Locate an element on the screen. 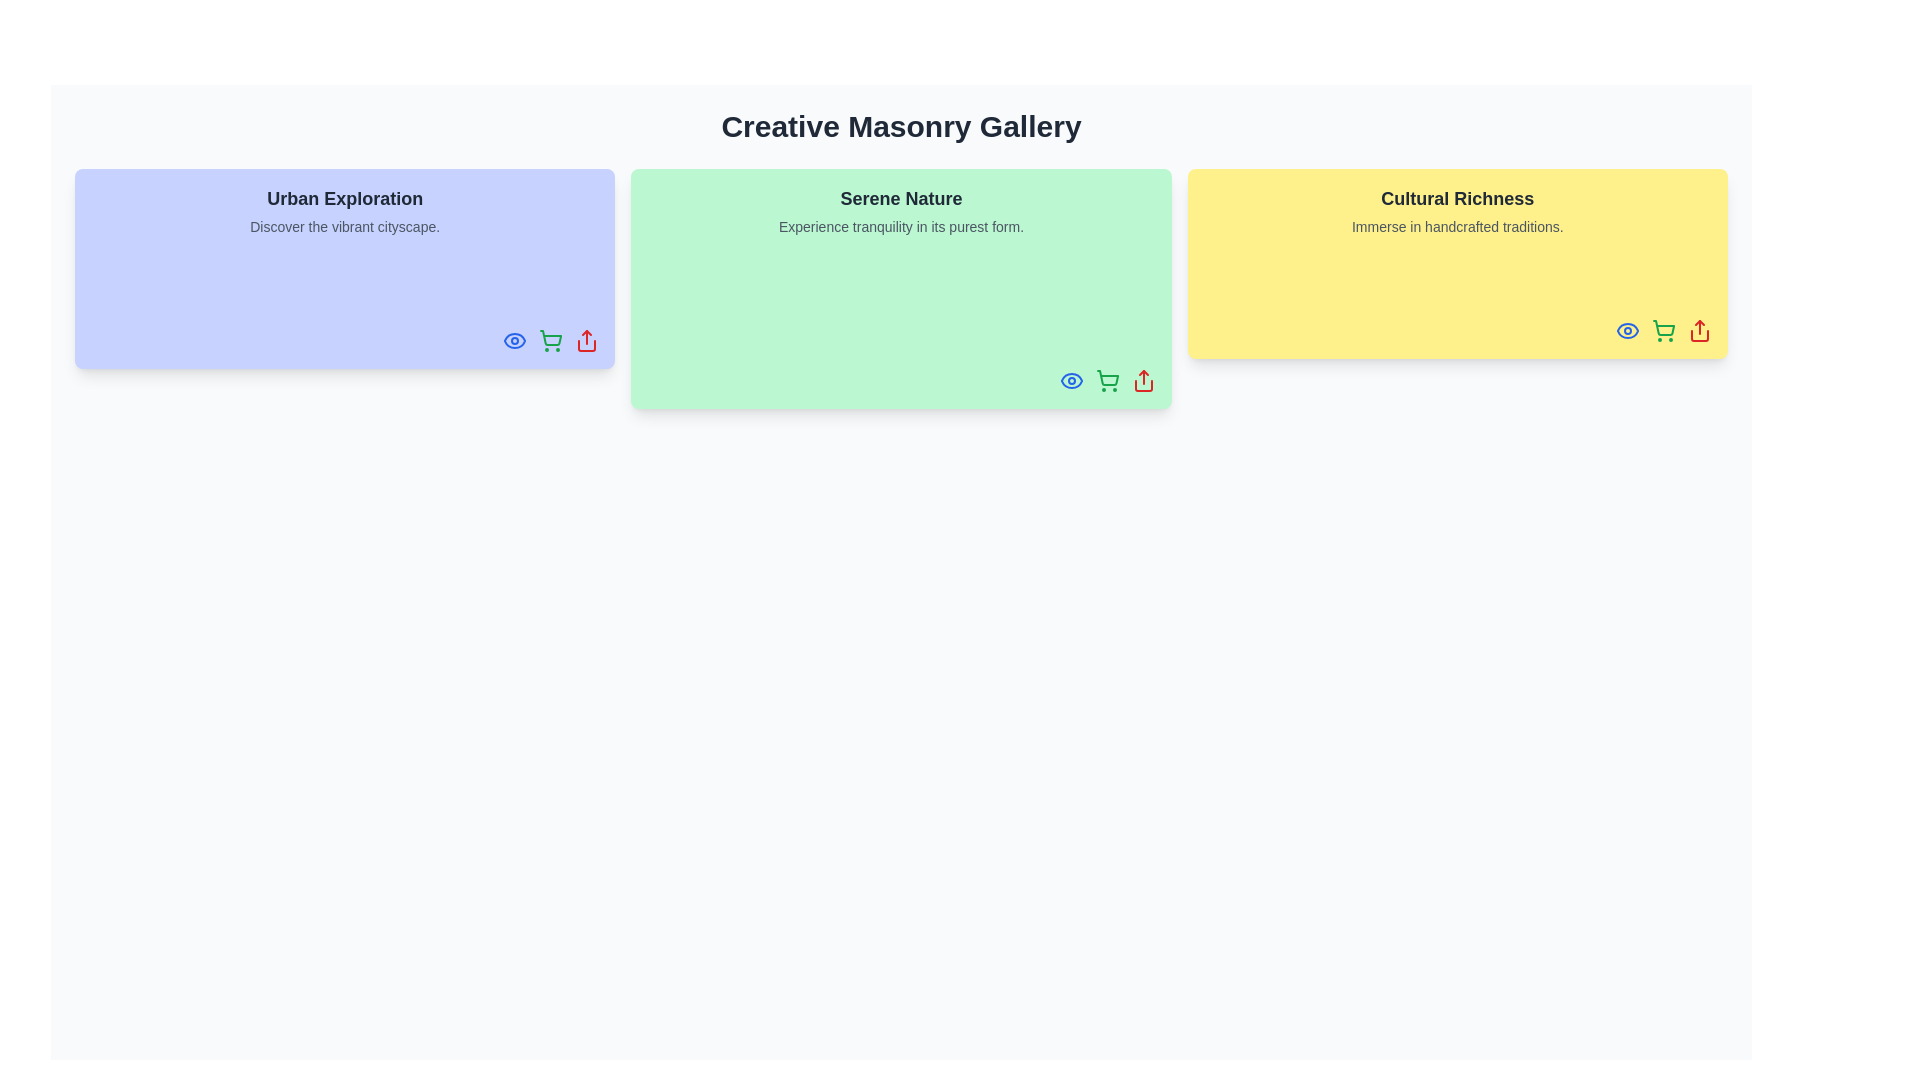 The width and height of the screenshot is (1920, 1080). the green shopping cart icon located in the middle of the action bar at the bottom-right corner of the 'Cultural Richness' card is located at coordinates (1664, 330).